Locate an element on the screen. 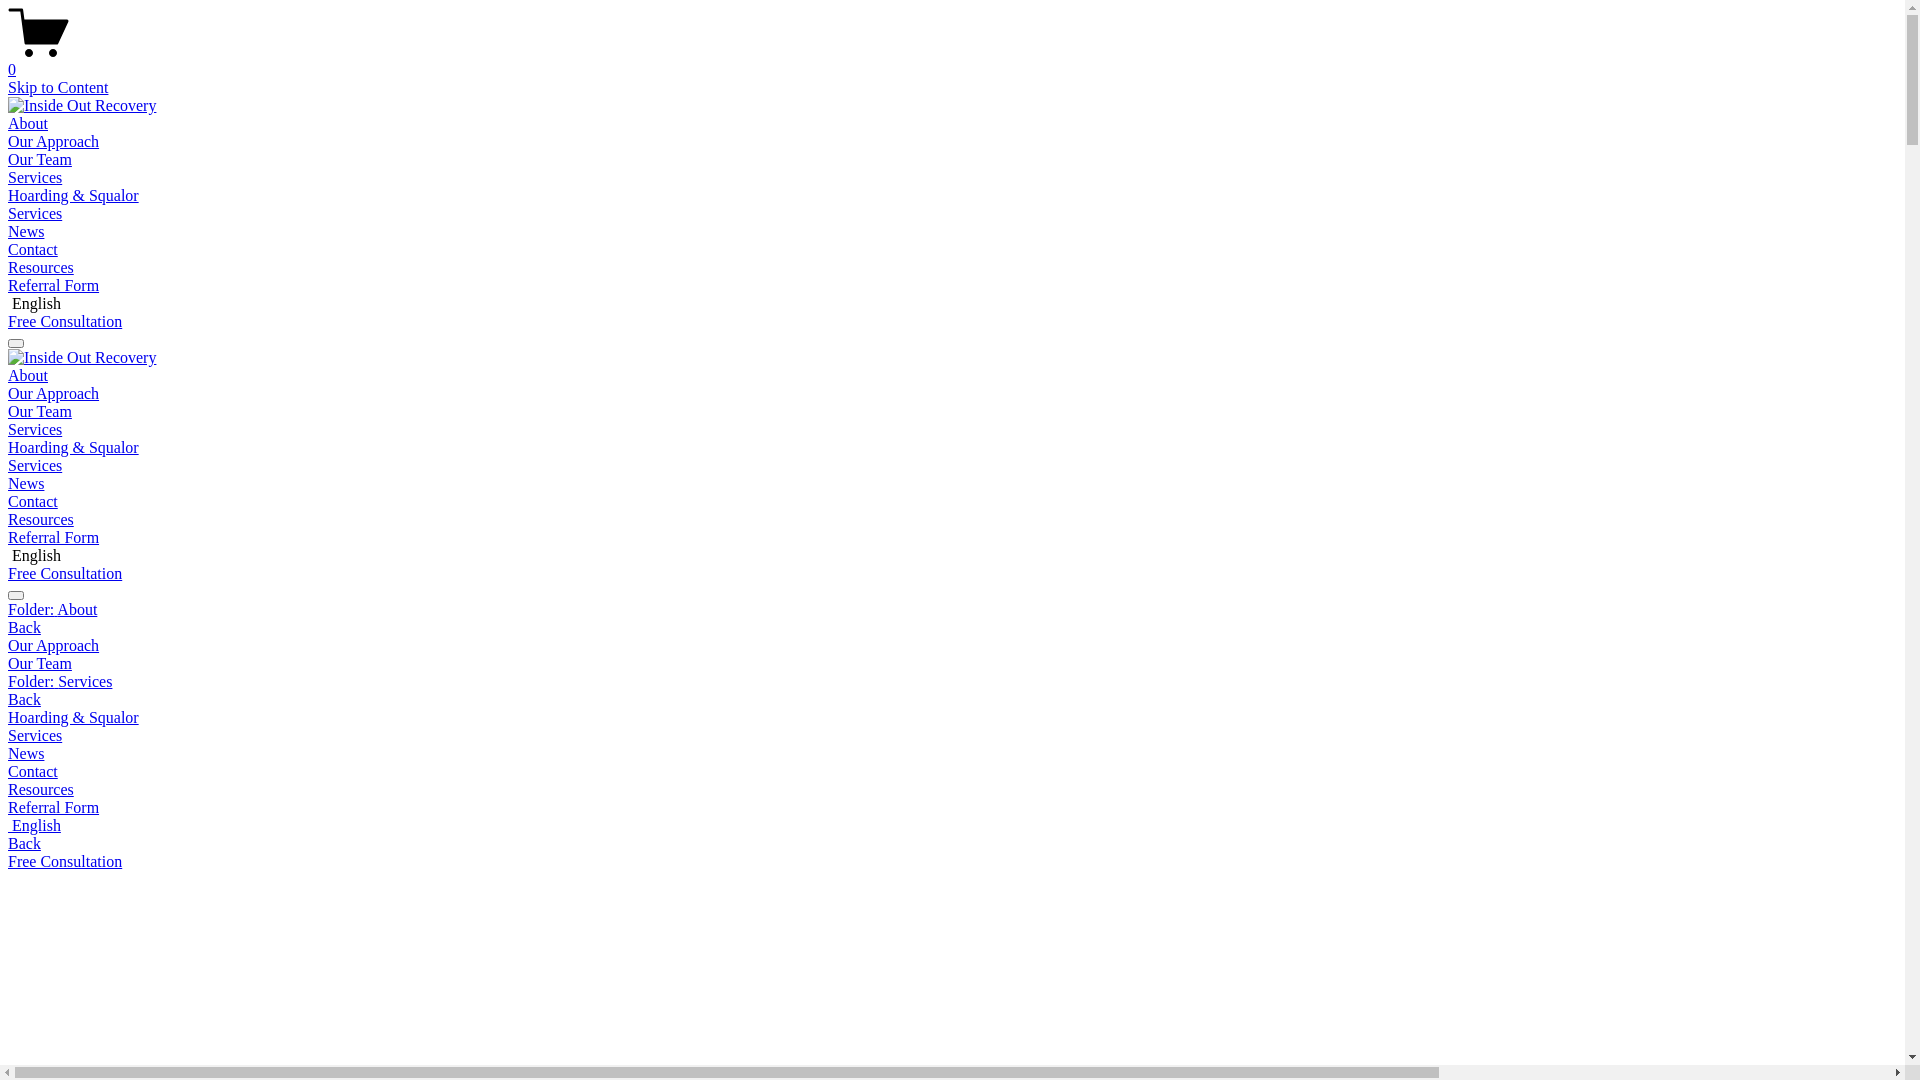  'Our Approach' is located at coordinates (53, 140).